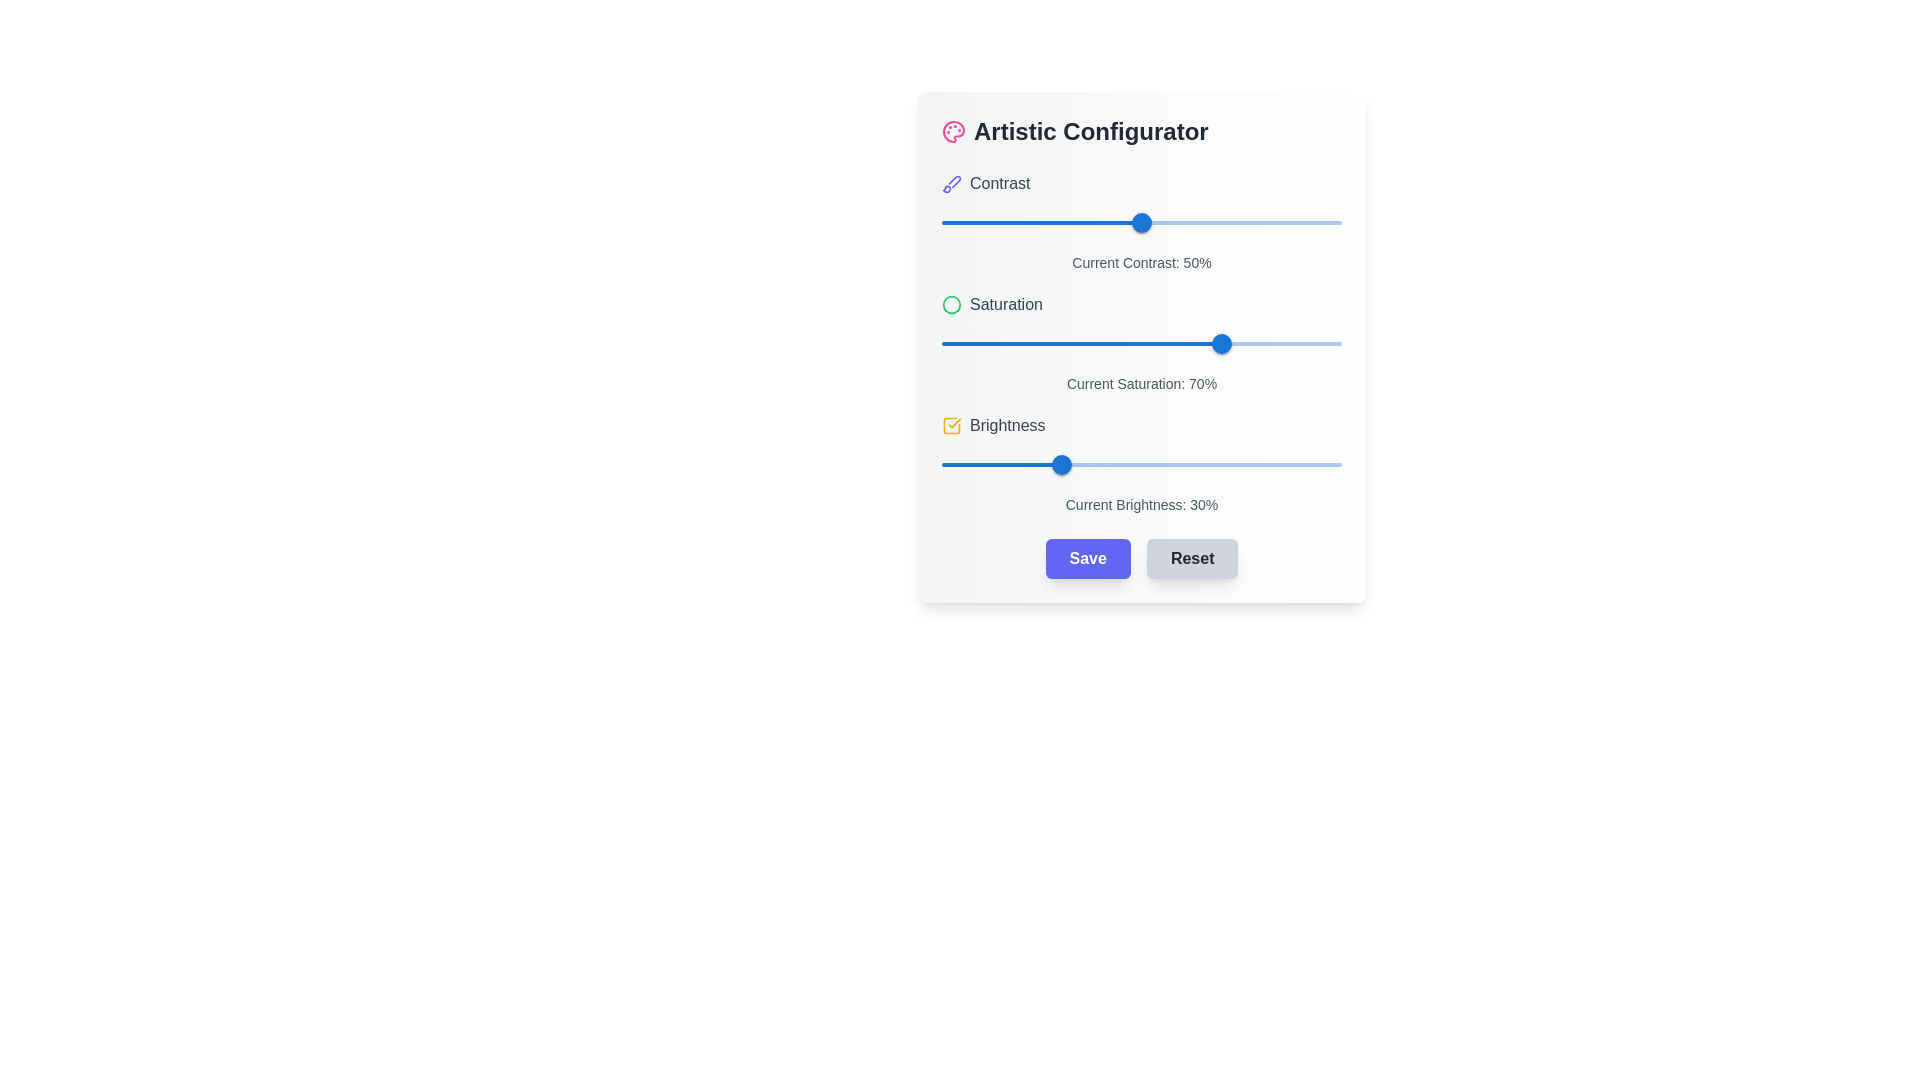 Image resolution: width=1920 pixels, height=1080 pixels. Describe the element at coordinates (1049, 465) in the screenshot. I see `the brightness` at that location.